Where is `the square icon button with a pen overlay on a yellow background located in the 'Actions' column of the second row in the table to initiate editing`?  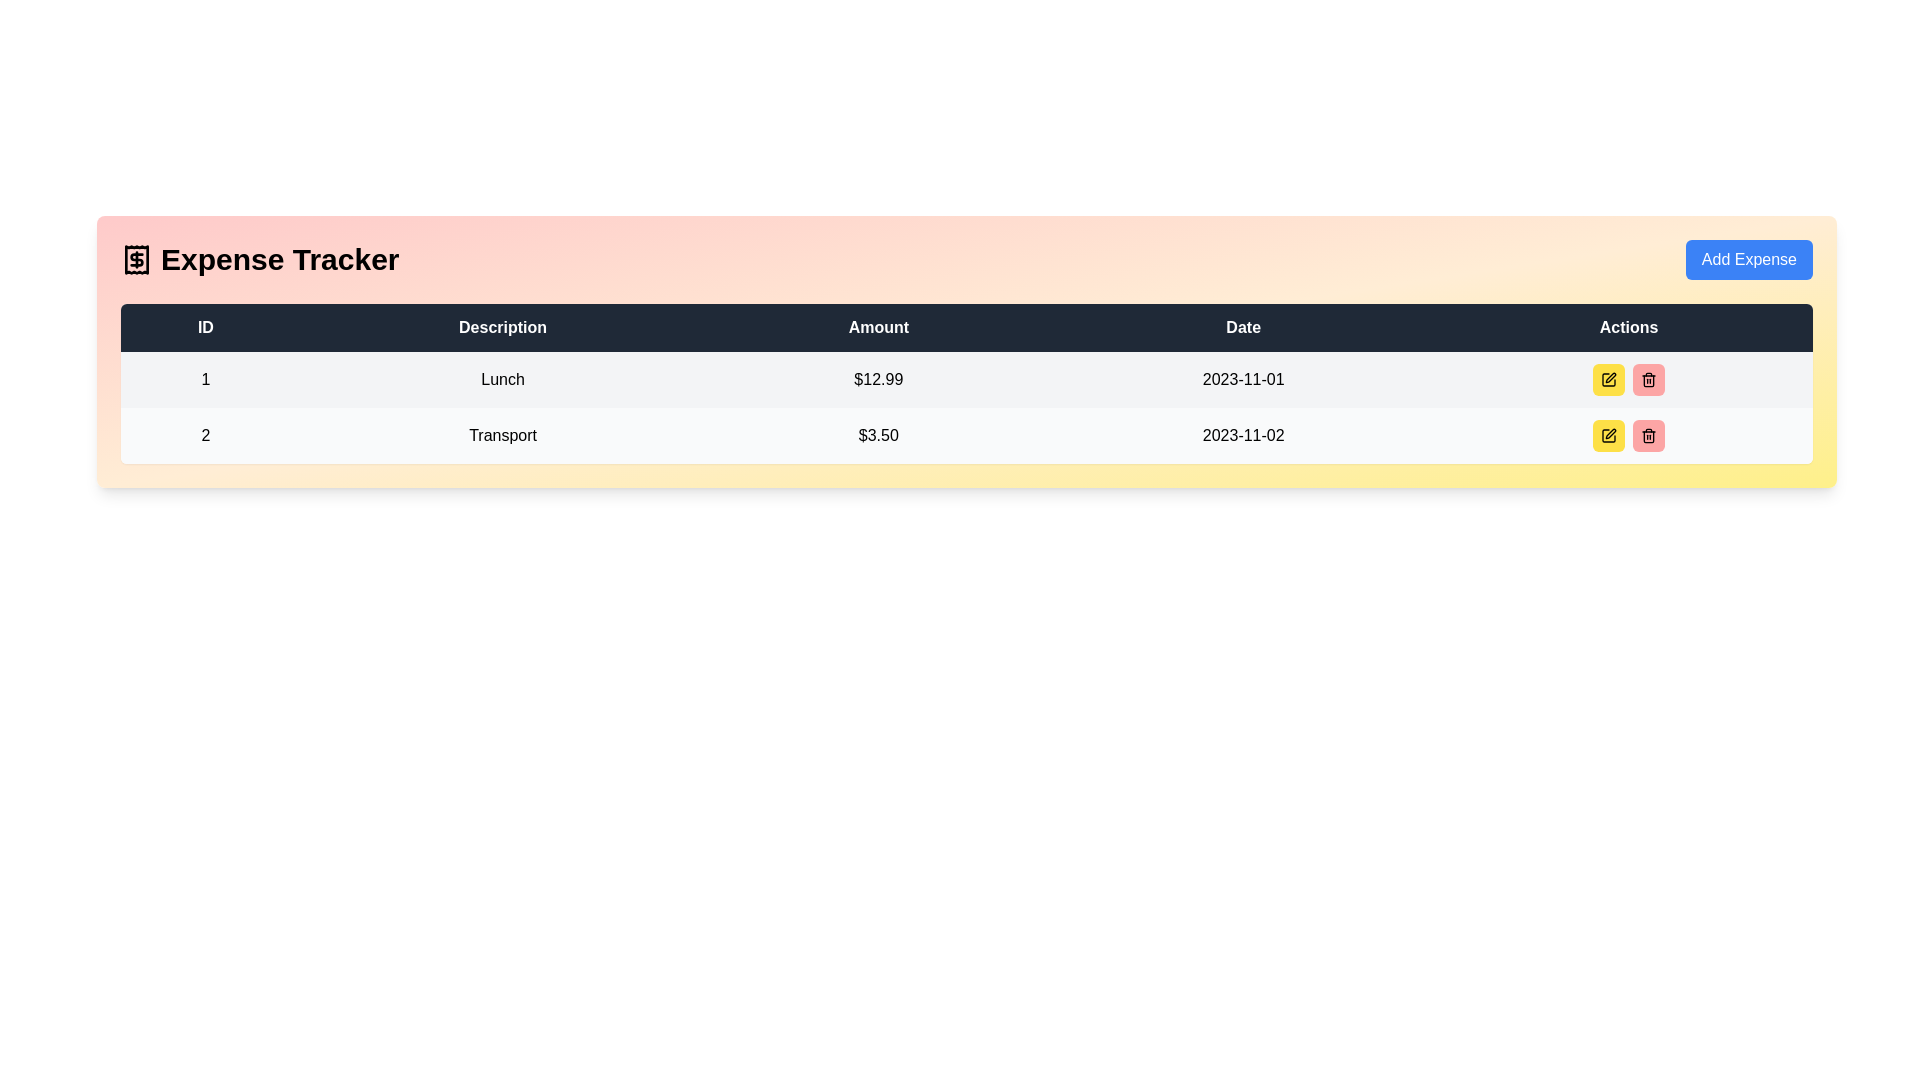
the square icon button with a pen overlay on a yellow background located in the 'Actions' column of the second row in the table to initiate editing is located at coordinates (1608, 380).